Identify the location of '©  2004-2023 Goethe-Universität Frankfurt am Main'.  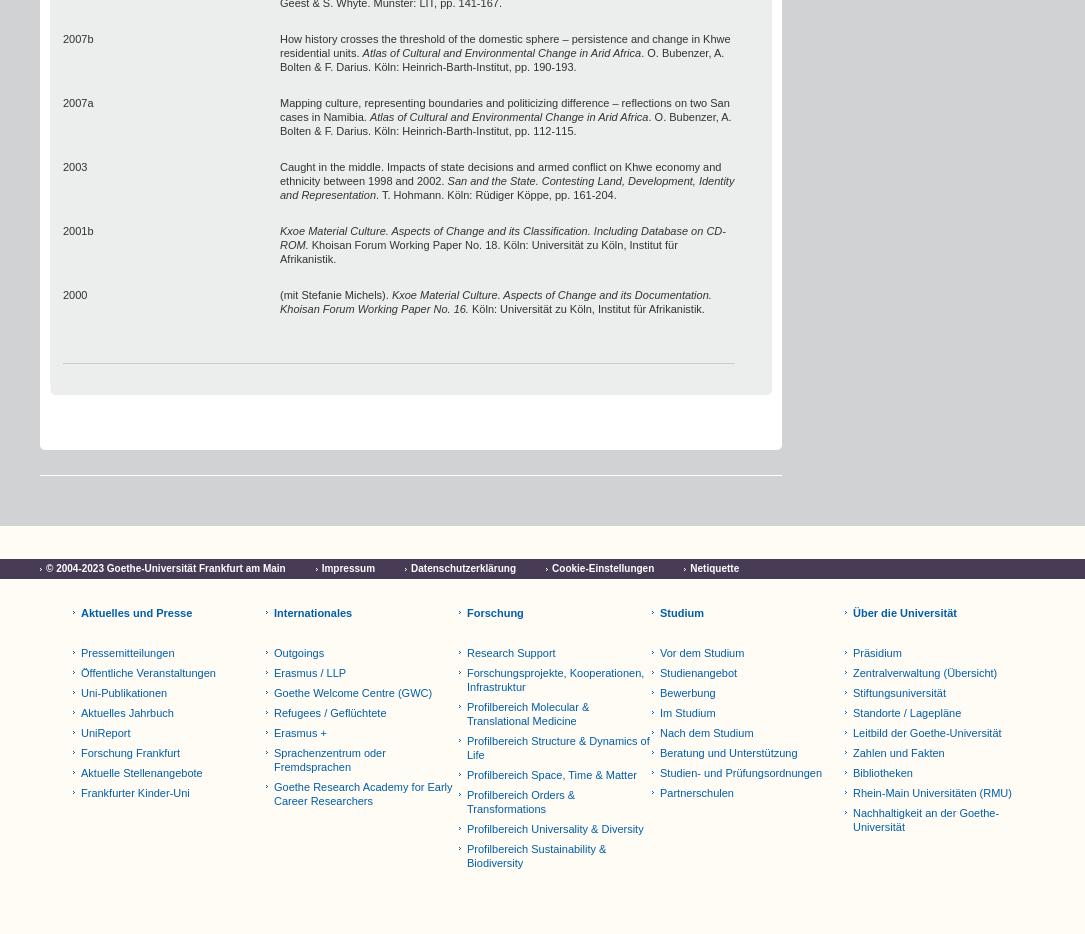
(165, 567).